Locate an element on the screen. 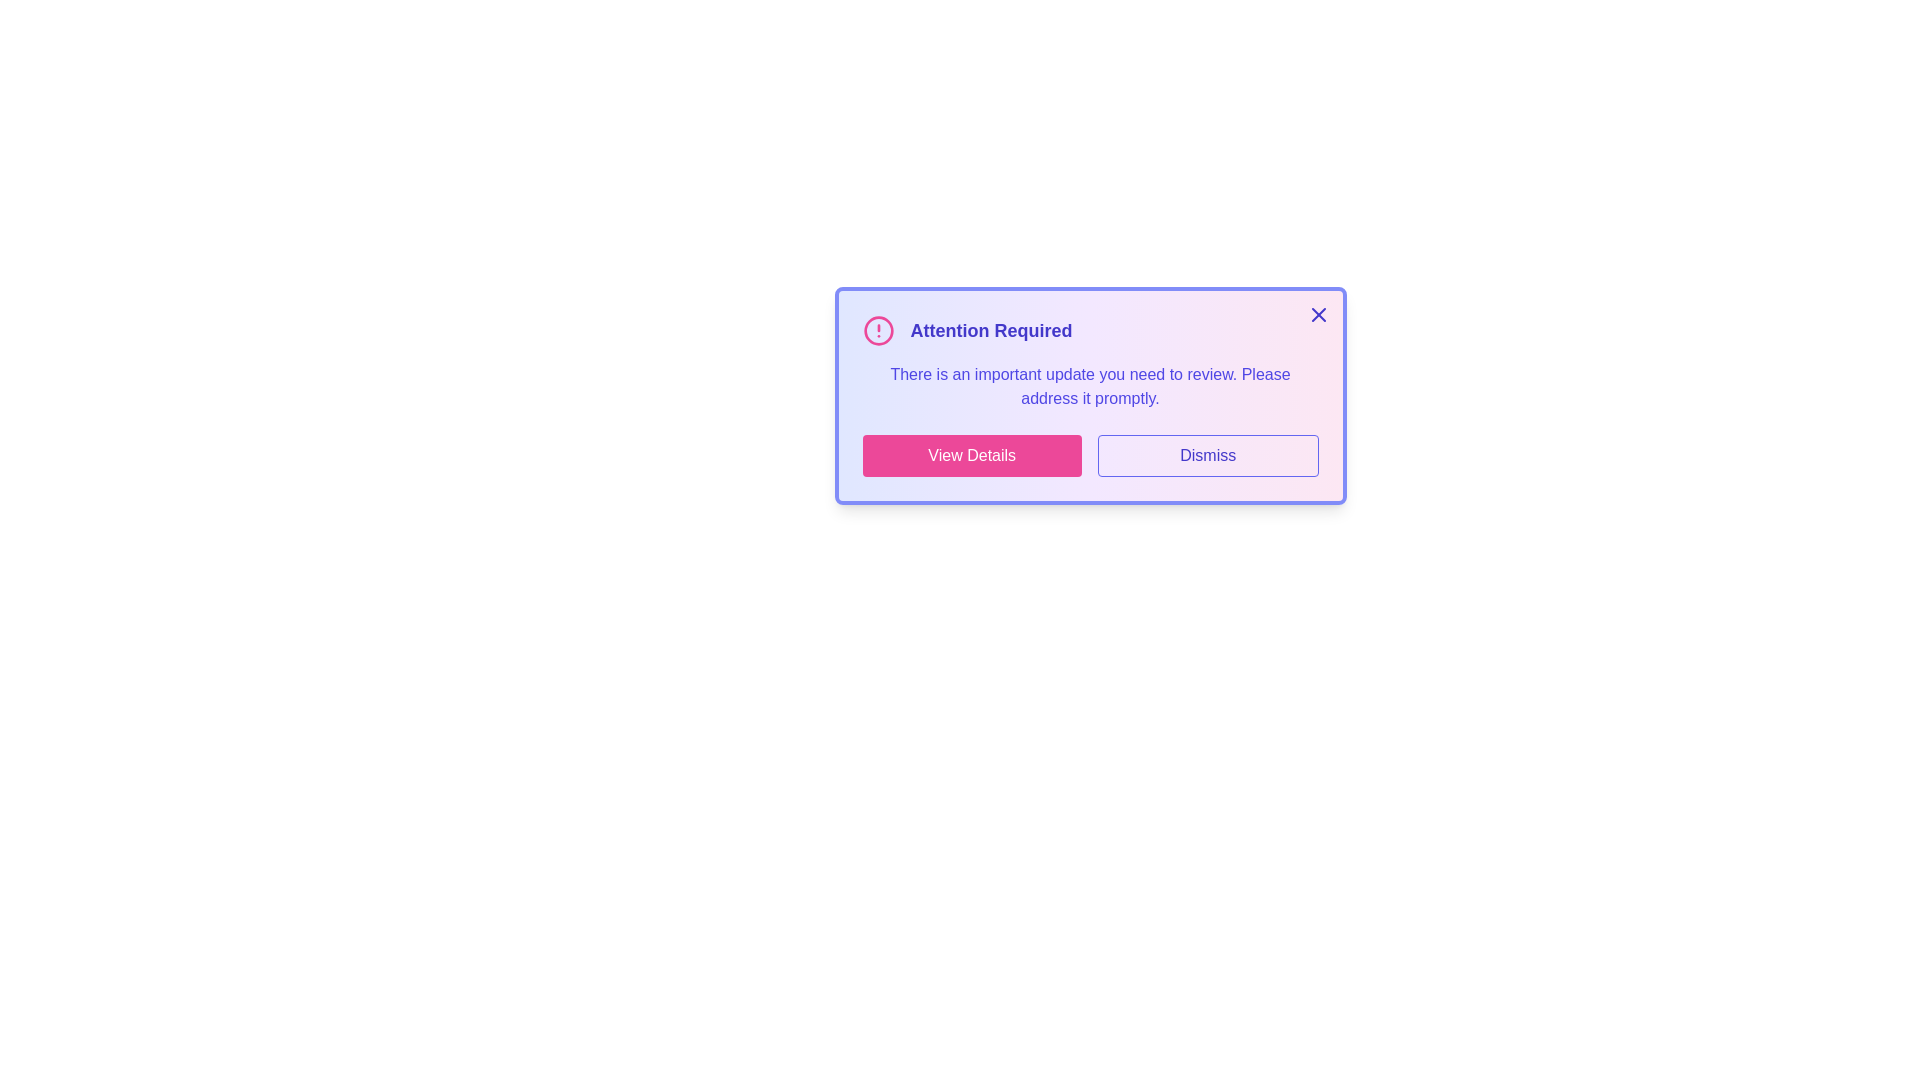 Image resolution: width=1920 pixels, height=1080 pixels. 'View Details' button to navigate to further details is located at coordinates (971, 455).